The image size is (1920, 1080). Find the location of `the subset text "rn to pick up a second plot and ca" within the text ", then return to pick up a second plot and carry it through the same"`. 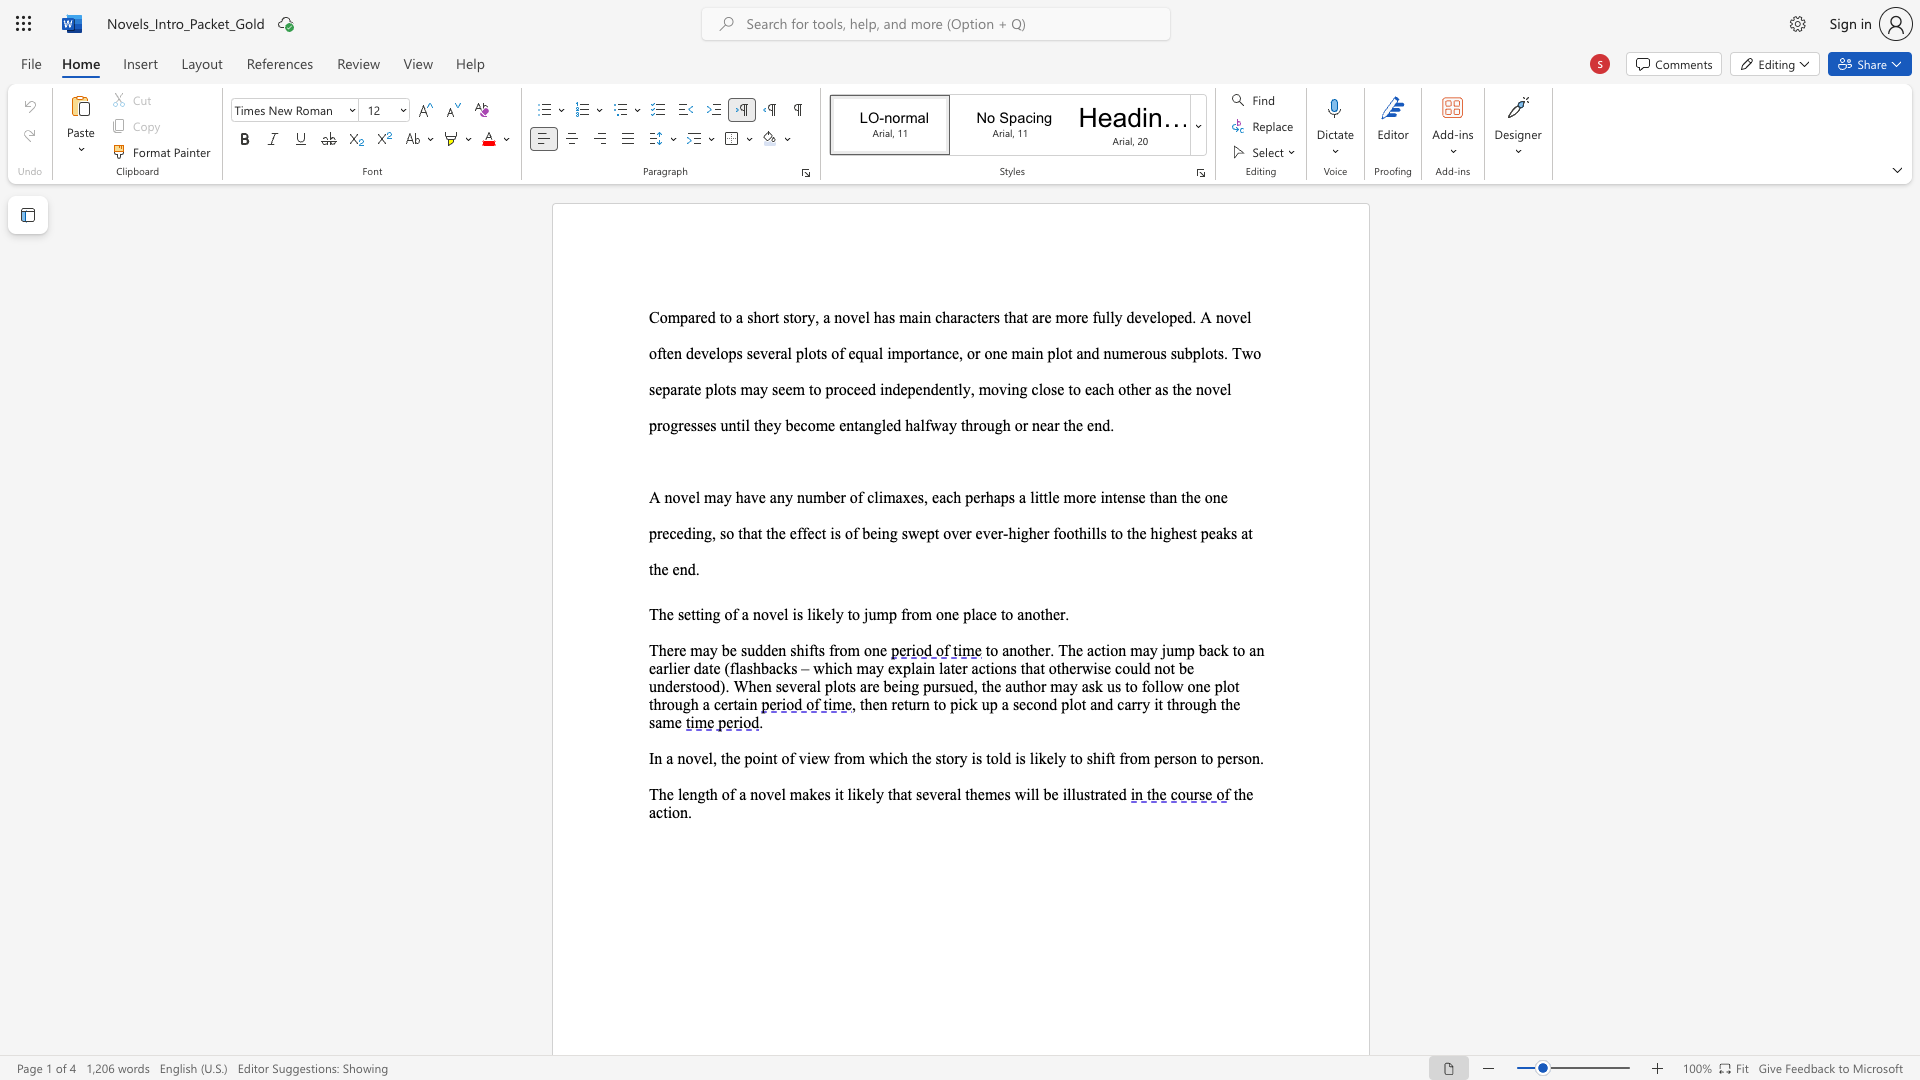

the subset text "rn to pick up a second plot and ca" within the text ", then return to pick up a second plot and carry it through the same" is located at coordinates (915, 703).